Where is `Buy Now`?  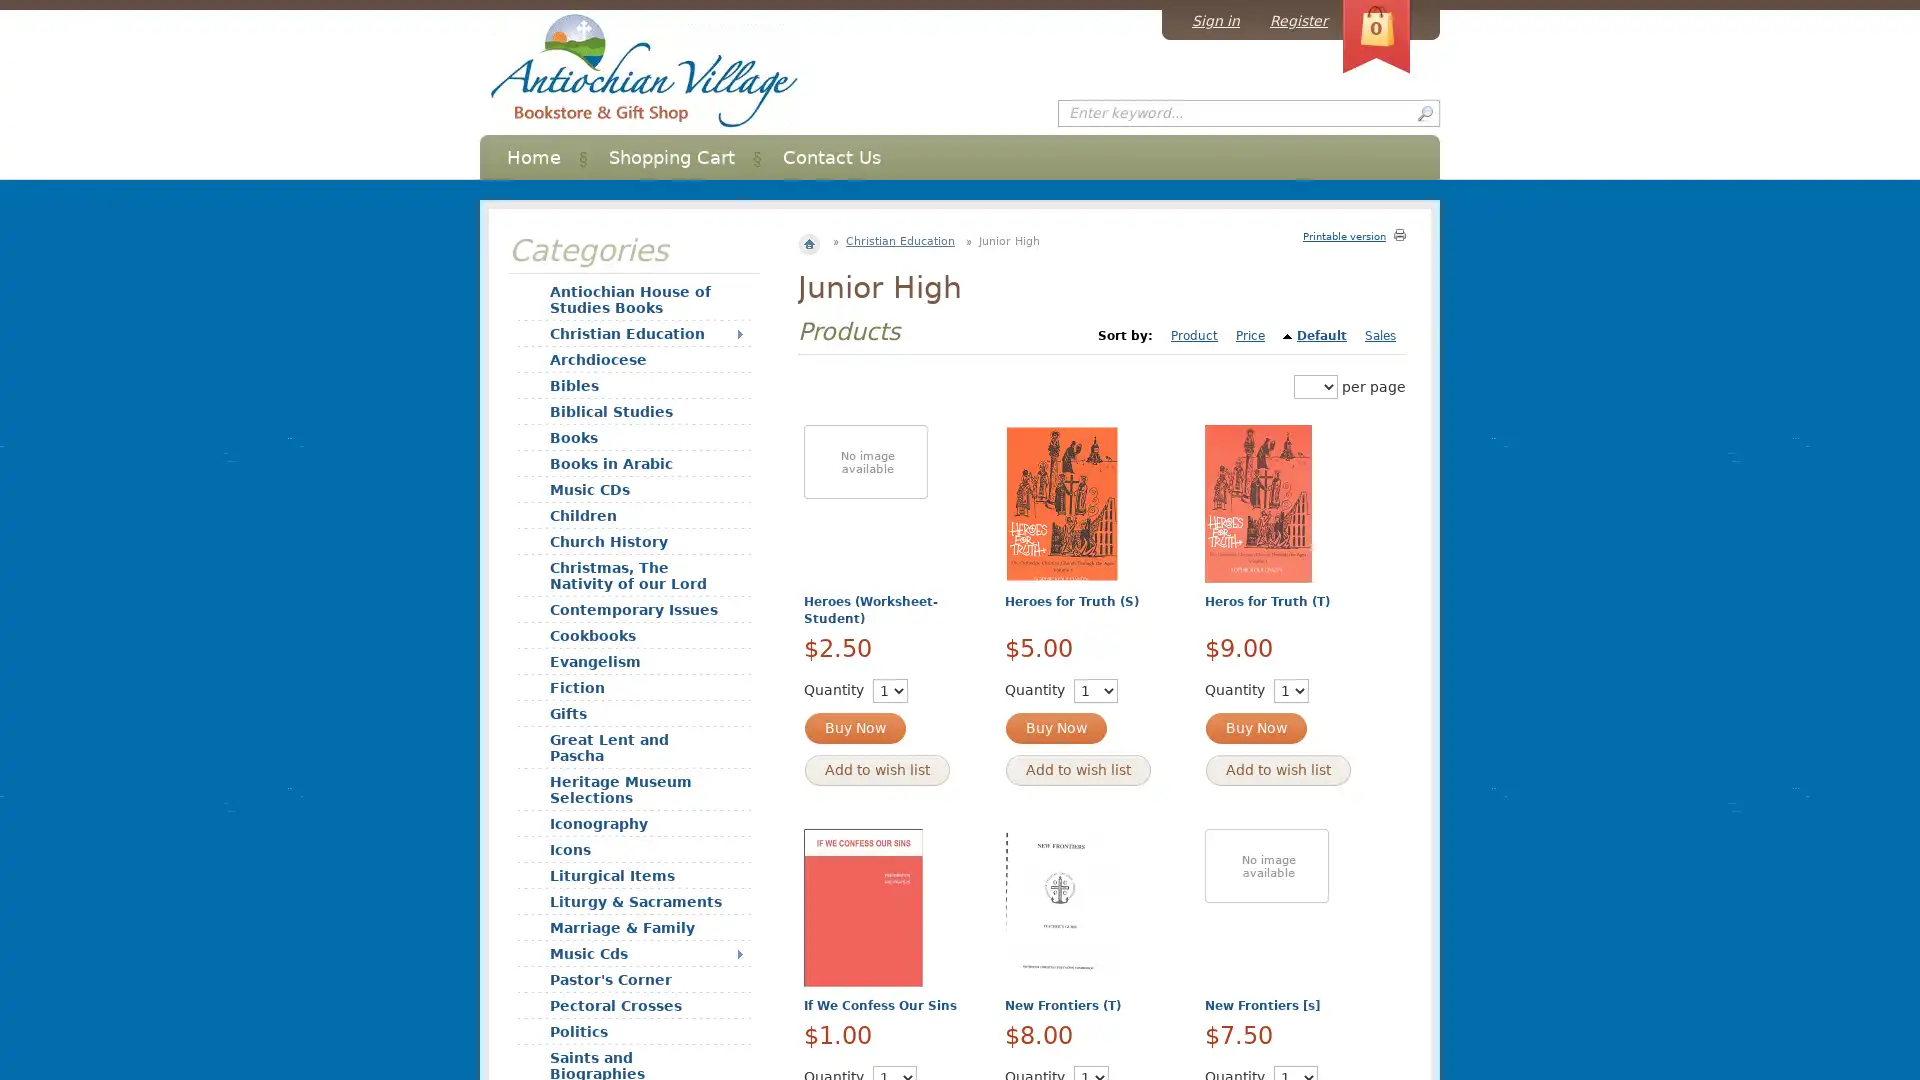
Buy Now is located at coordinates (1054, 728).